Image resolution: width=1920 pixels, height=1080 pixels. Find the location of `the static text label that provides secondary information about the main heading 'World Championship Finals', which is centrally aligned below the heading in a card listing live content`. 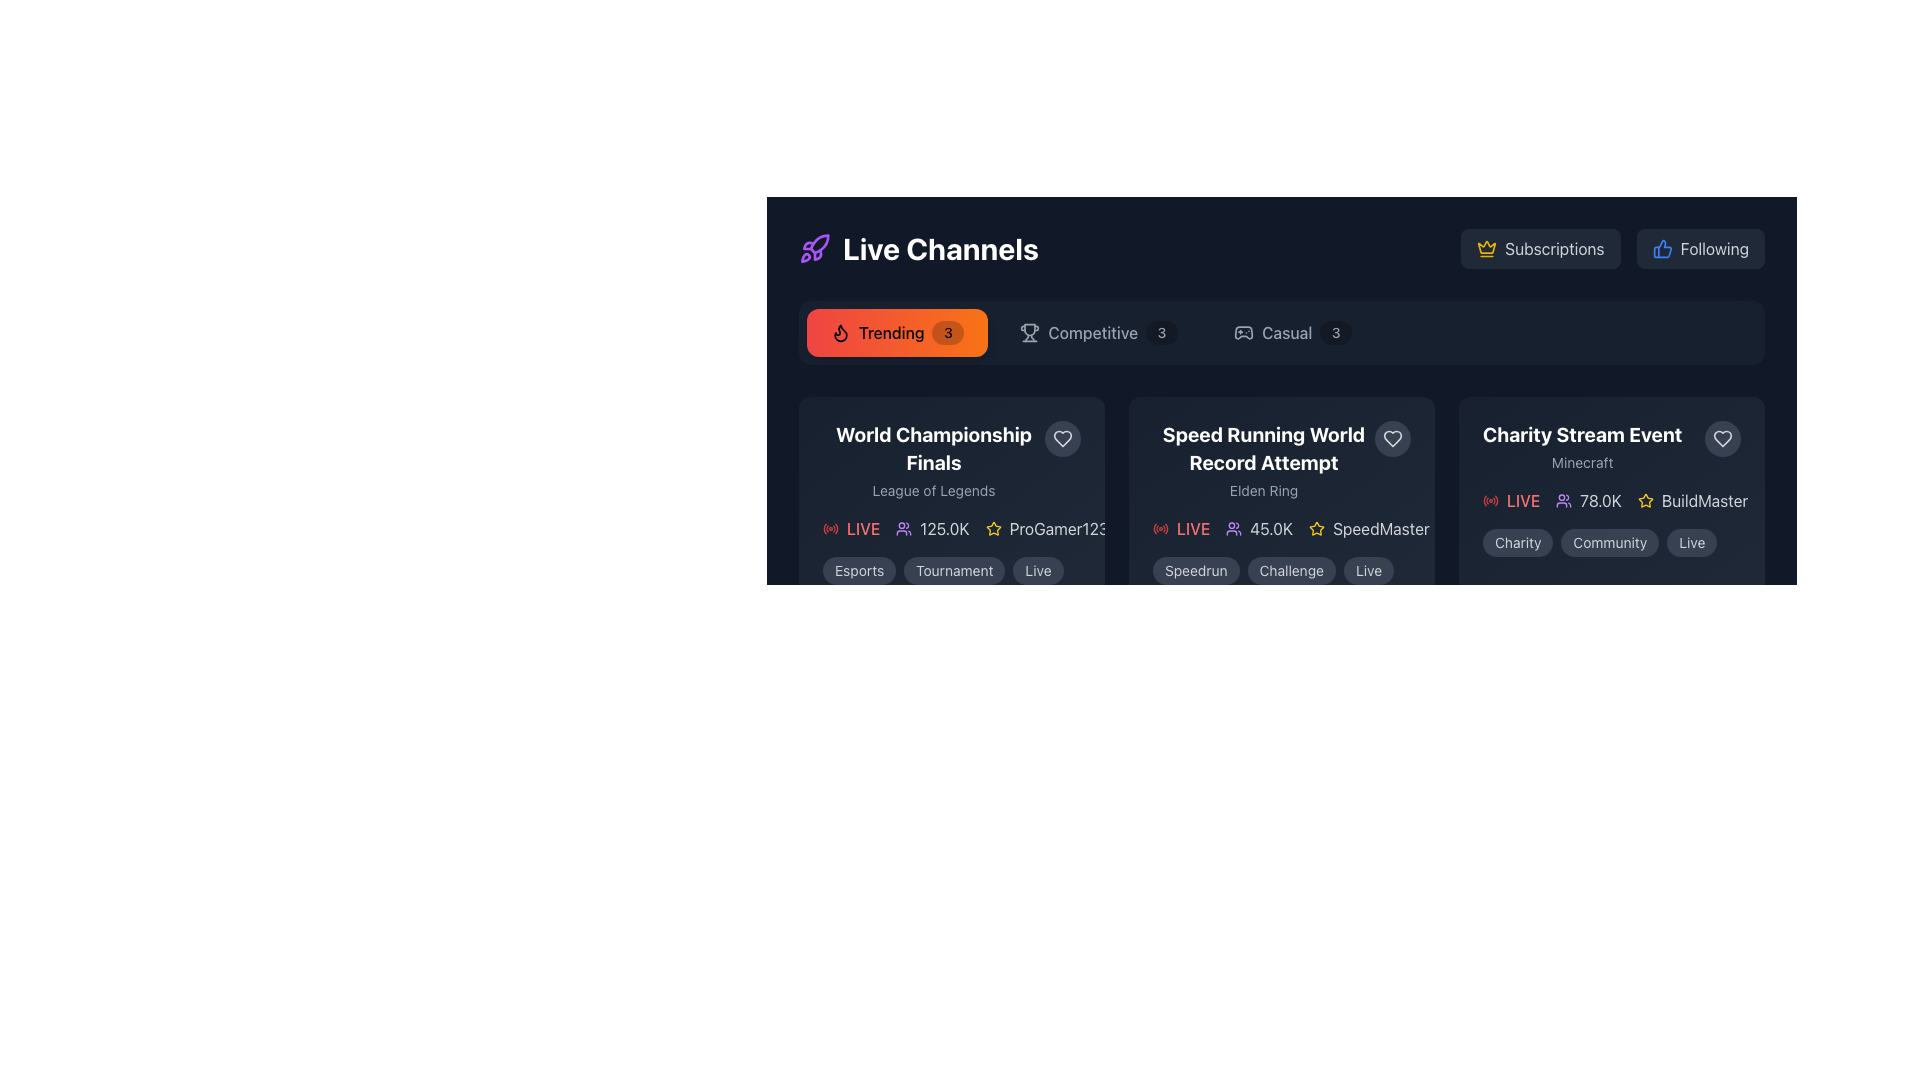

the static text label that provides secondary information about the main heading 'World Championship Finals', which is centrally aligned below the heading in a card listing live content is located at coordinates (933, 490).